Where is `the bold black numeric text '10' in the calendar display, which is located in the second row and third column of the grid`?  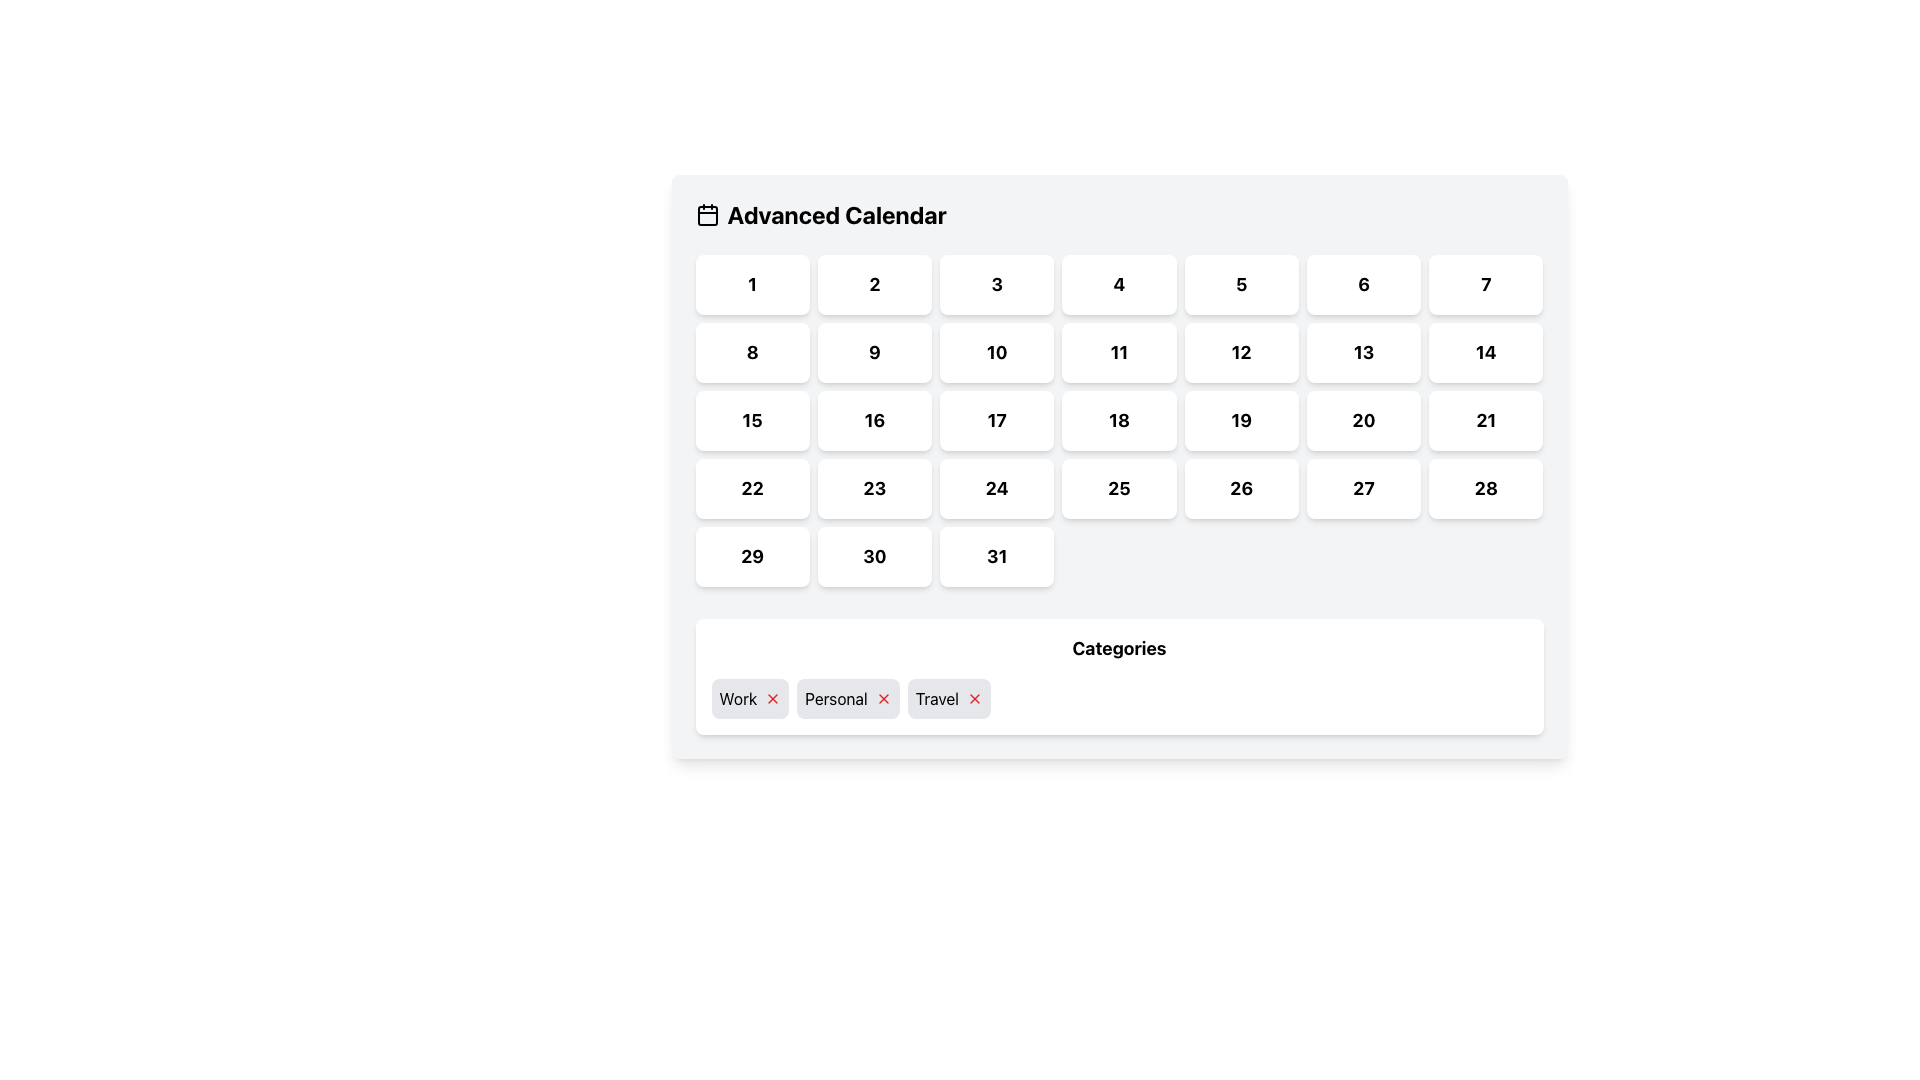
the bold black numeric text '10' in the calendar display, which is located in the second row and third column of the grid is located at coordinates (997, 351).